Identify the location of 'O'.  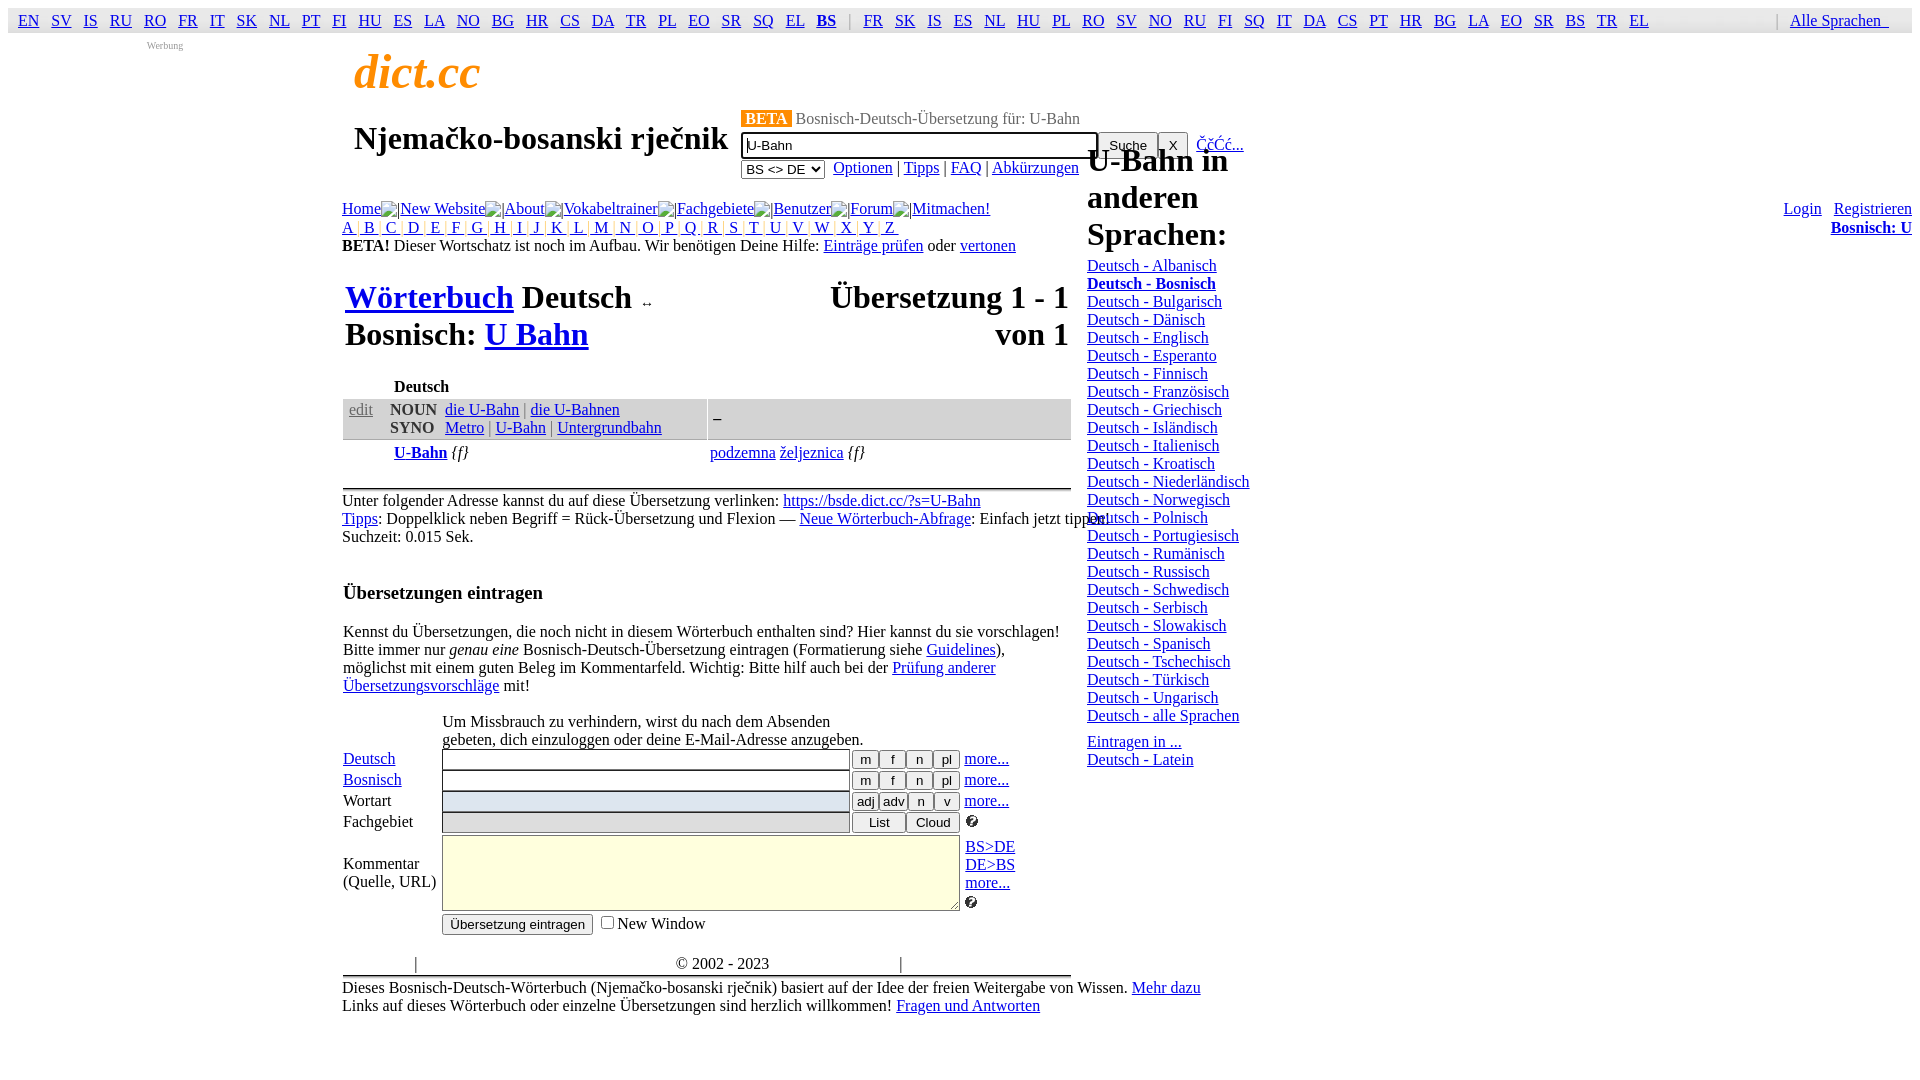
(648, 226).